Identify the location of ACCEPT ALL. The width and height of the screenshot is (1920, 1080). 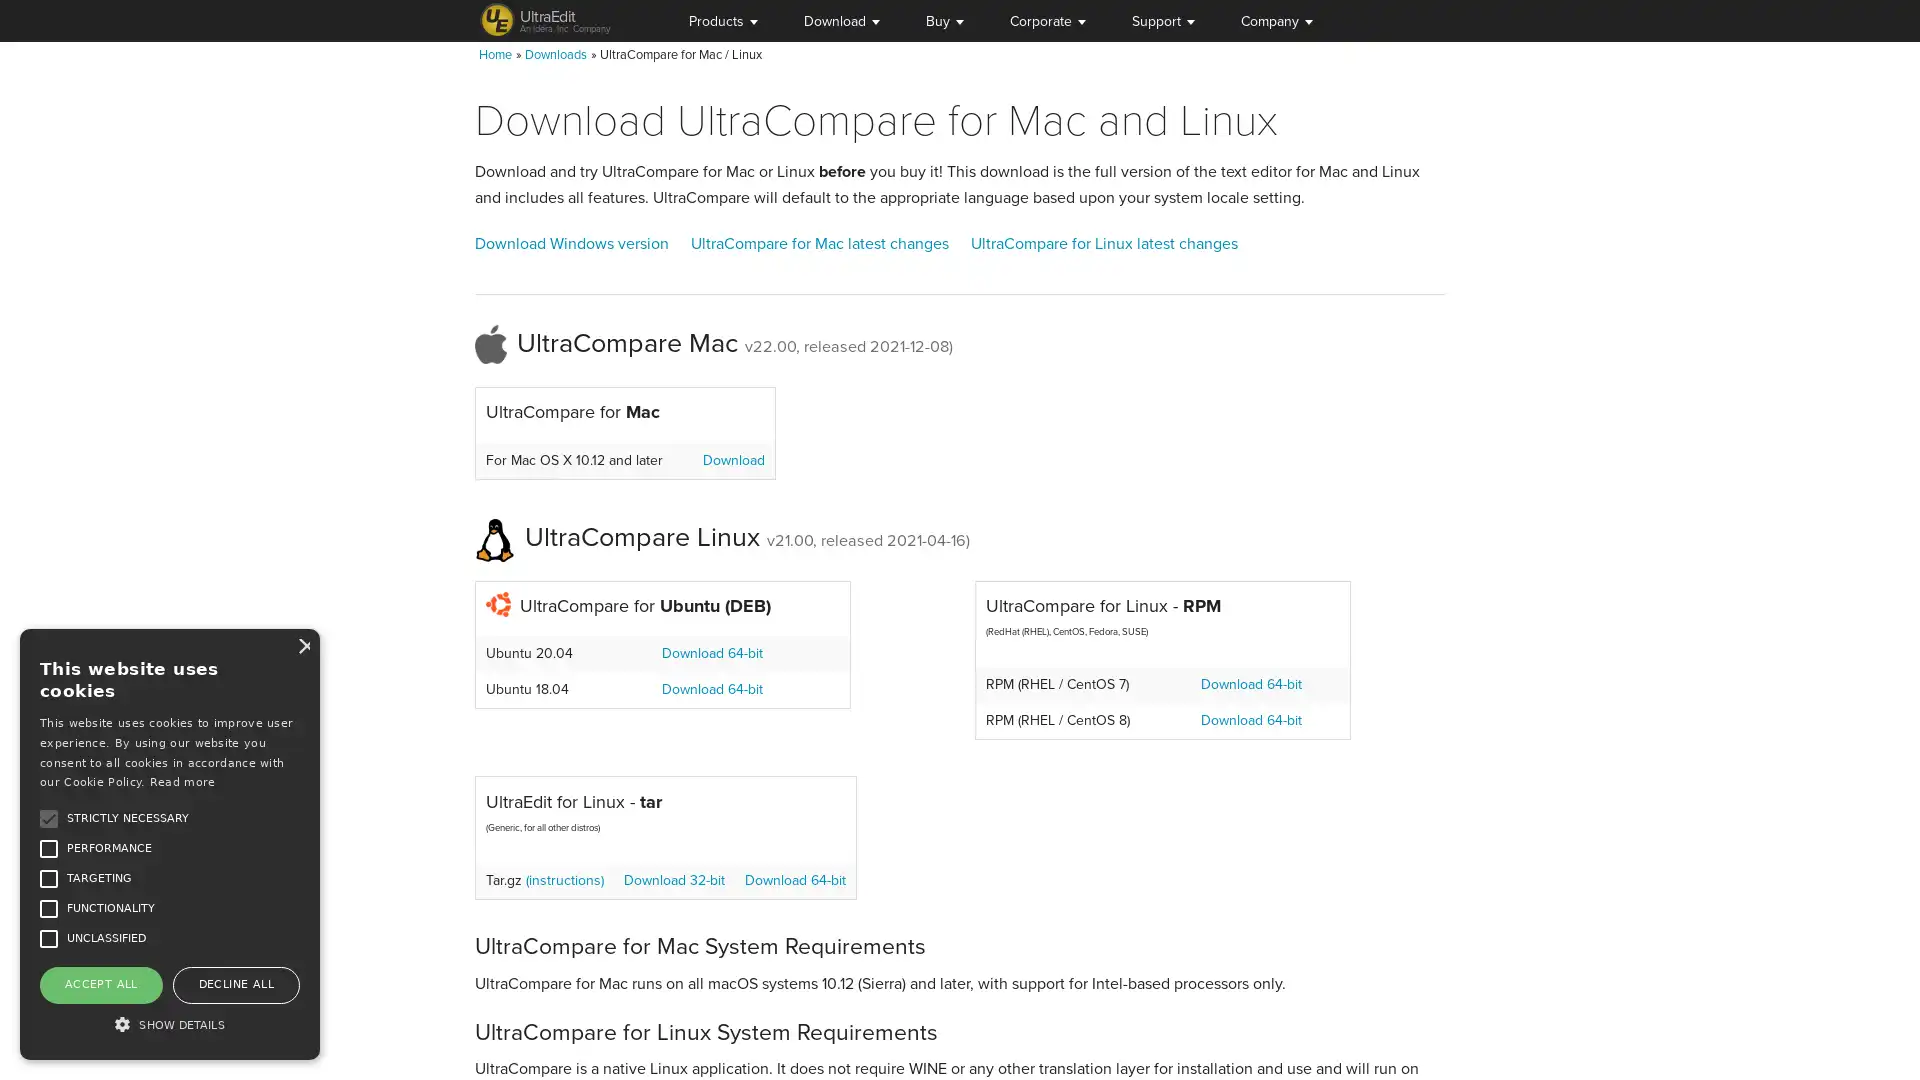
(99, 983).